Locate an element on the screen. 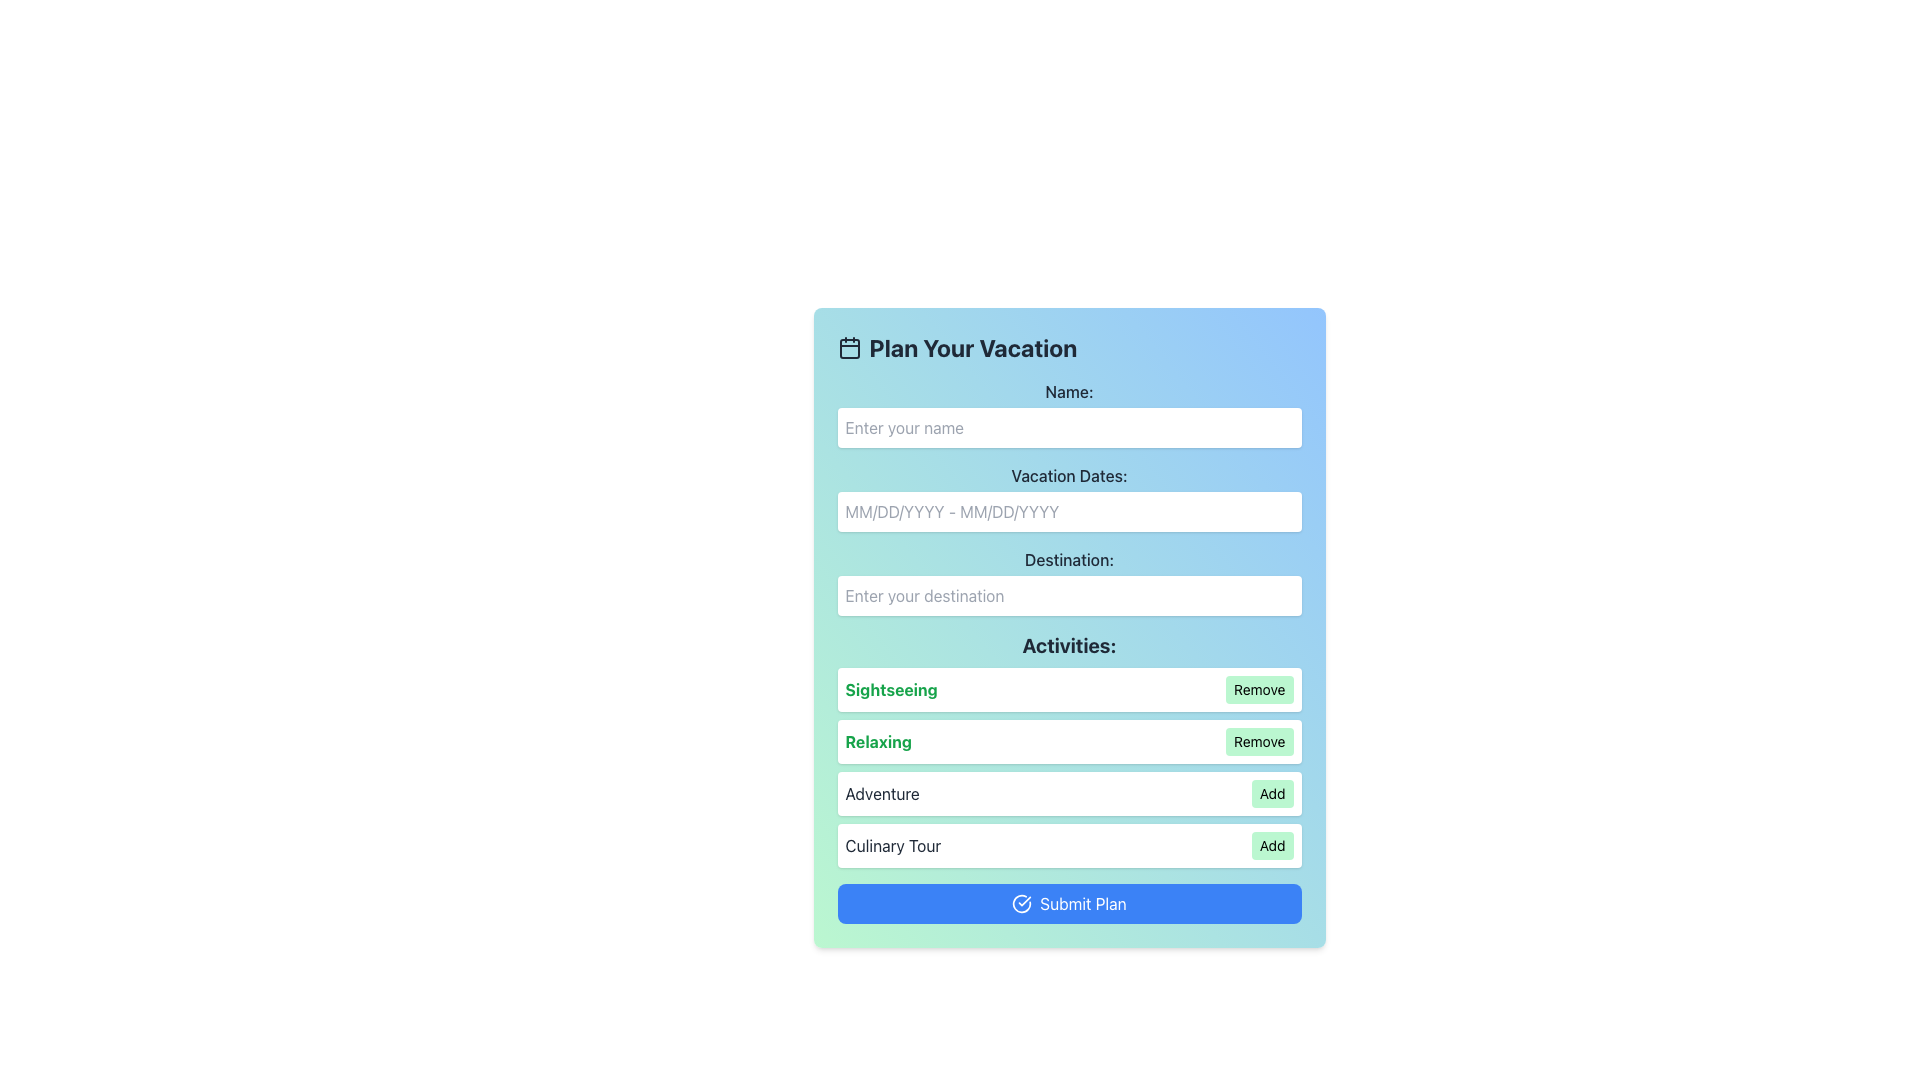  the main body of the calendar icon, which is a rectangle with rounded corners located within an SVG image, to the left of the 'Plan Your Vacation' title is located at coordinates (849, 347).